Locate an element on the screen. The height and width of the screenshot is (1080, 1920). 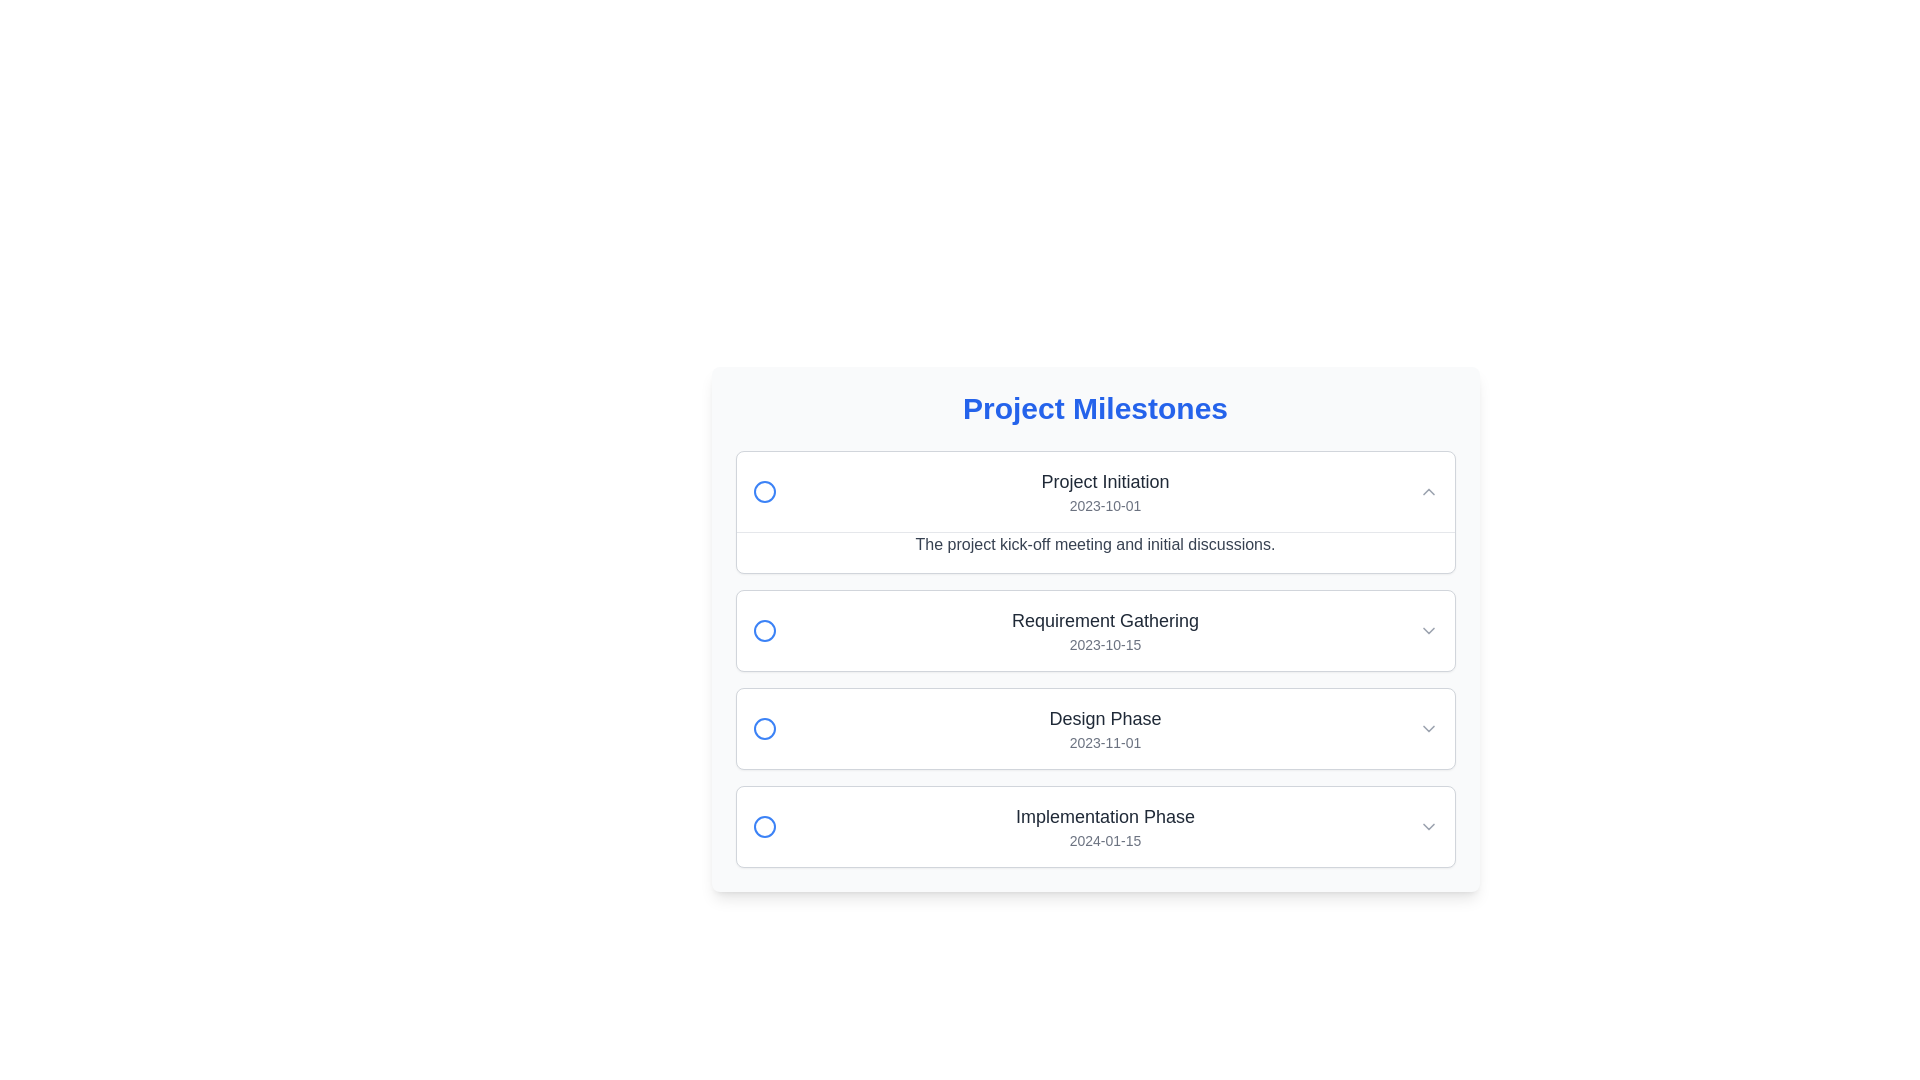
the text block displaying 'Requirement Gathering' and '2023-10-15' is located at coordinates (1104, 631).